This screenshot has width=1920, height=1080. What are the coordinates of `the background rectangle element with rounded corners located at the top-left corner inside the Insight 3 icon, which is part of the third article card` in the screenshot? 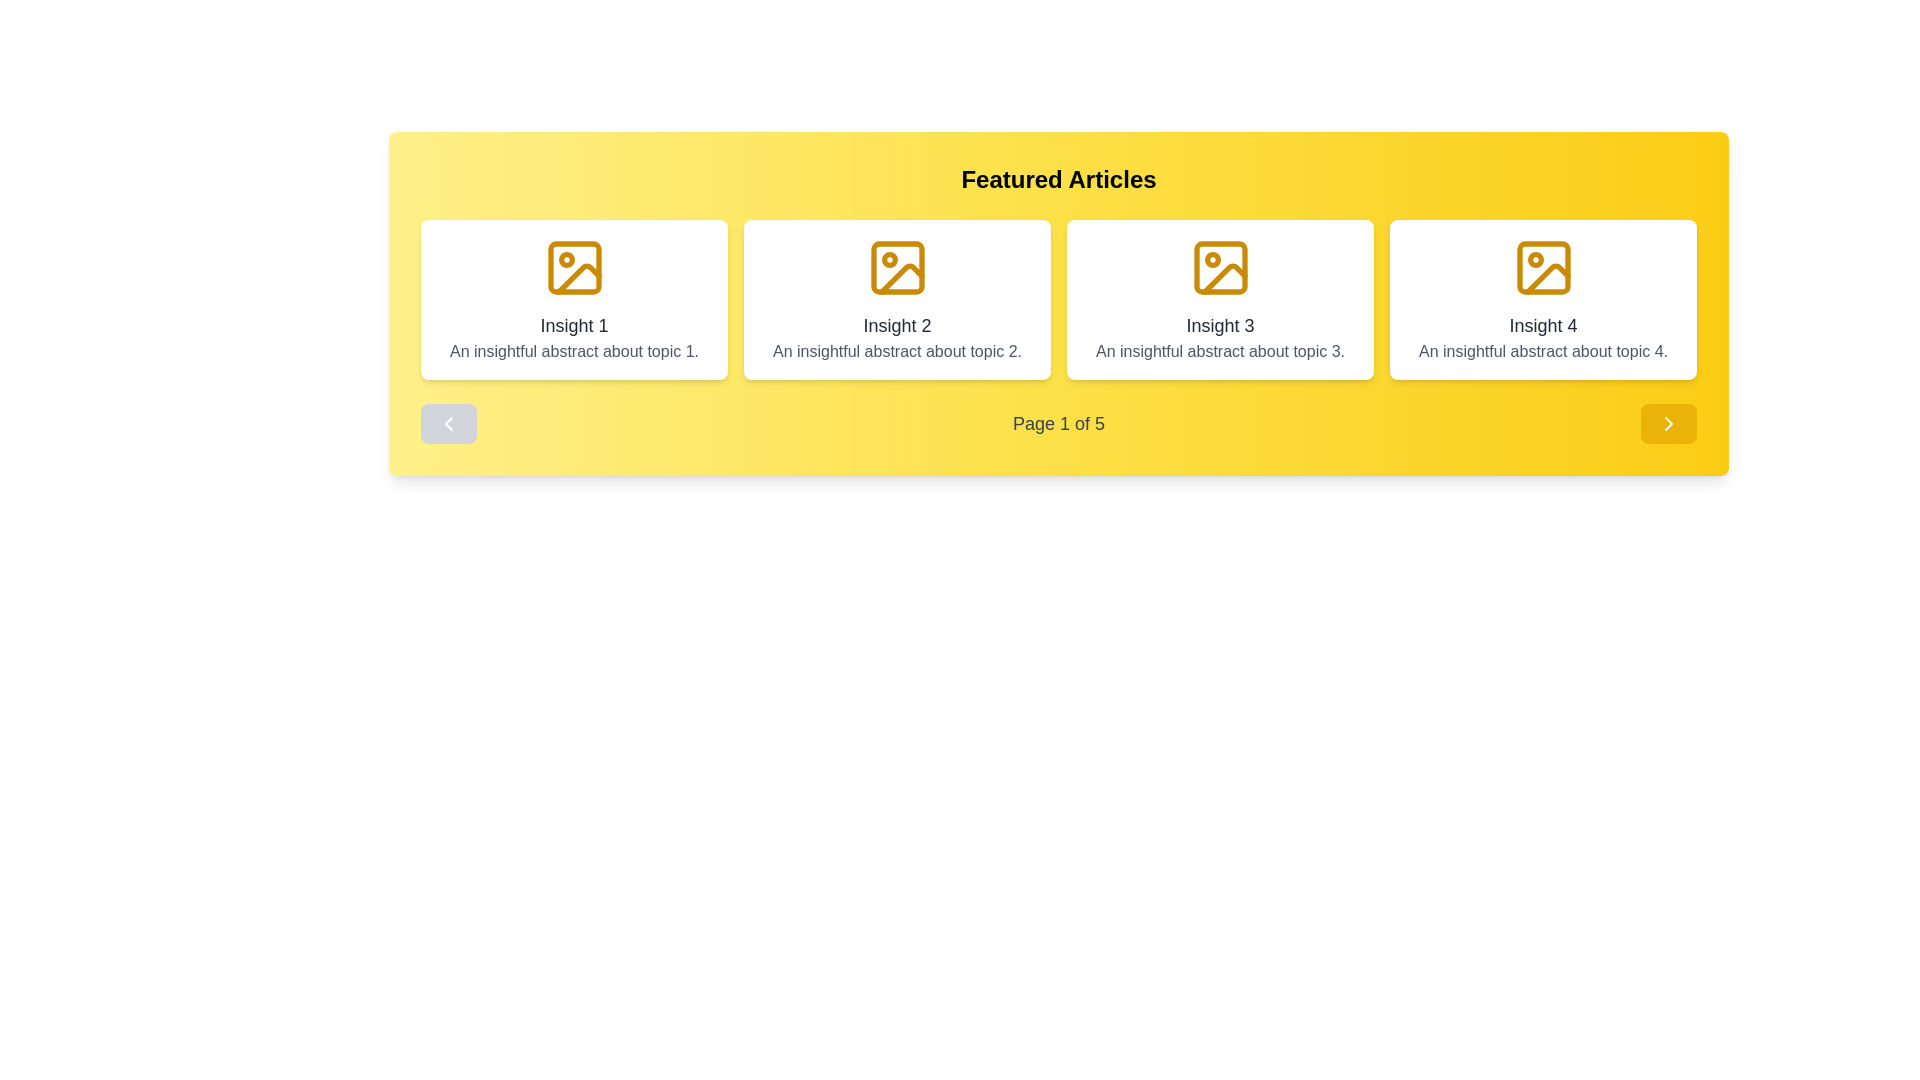 It's located at (1219, 266).